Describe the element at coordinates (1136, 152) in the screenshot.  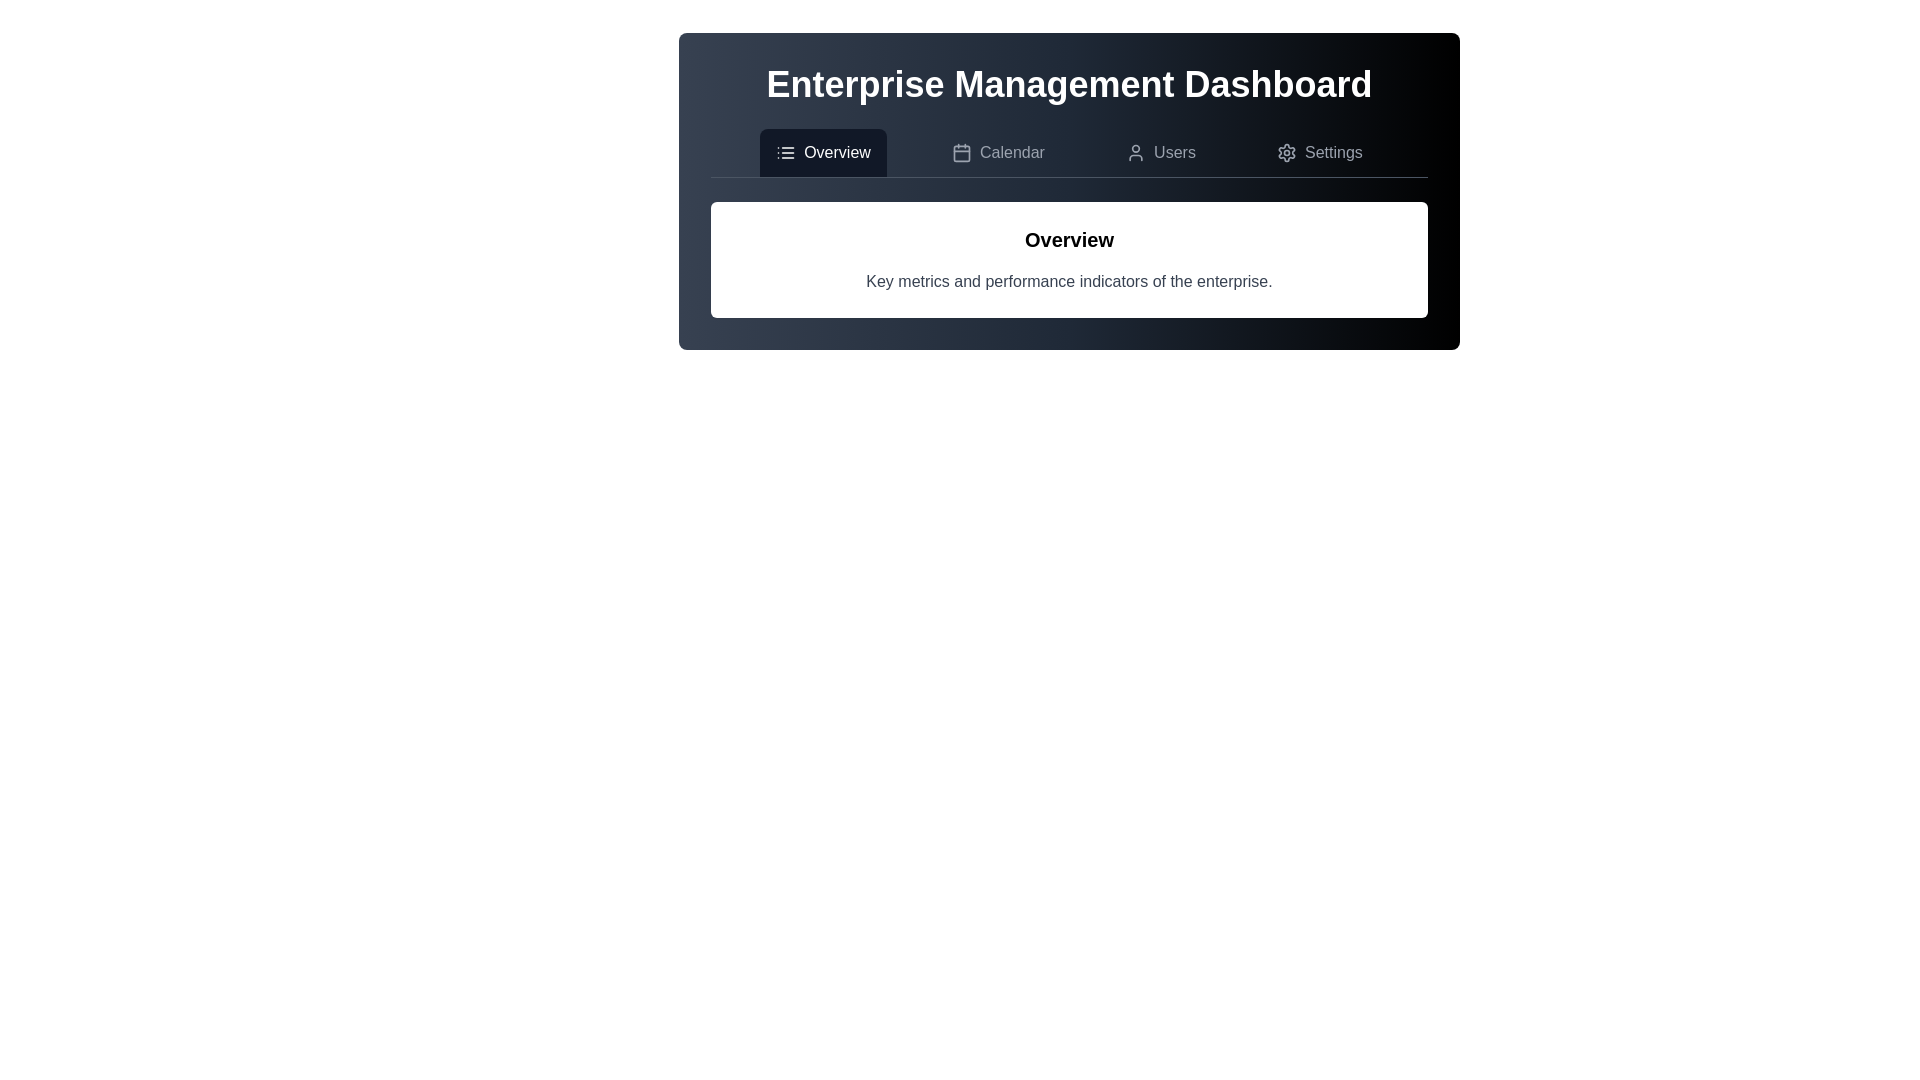
I see `the 'Users' icon located in the top menu bar, which represents the user management section` at that location.